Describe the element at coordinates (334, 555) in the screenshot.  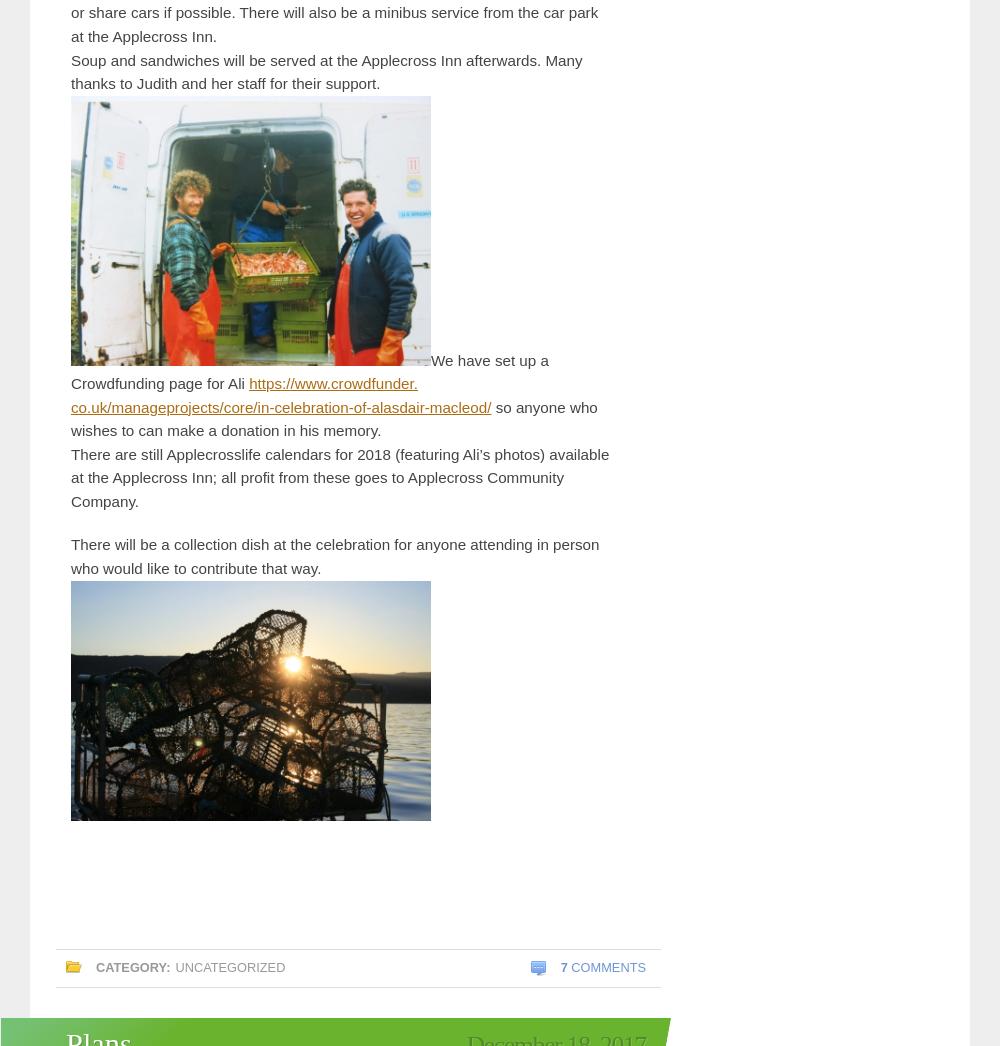
I see `'There will be a collection dish at the celebration for anyone attending in person who would like to contribute that way.'` at that location.